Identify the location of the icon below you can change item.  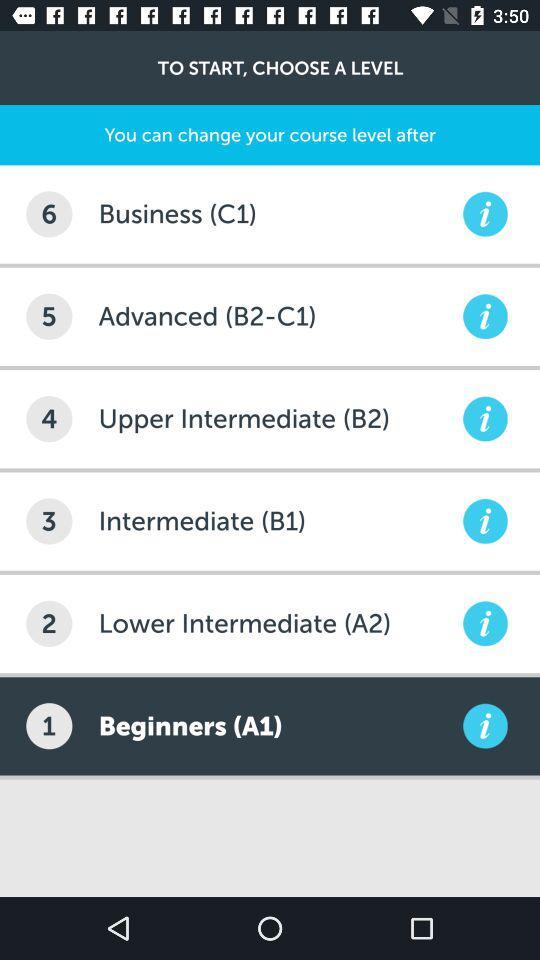
(49, 214).